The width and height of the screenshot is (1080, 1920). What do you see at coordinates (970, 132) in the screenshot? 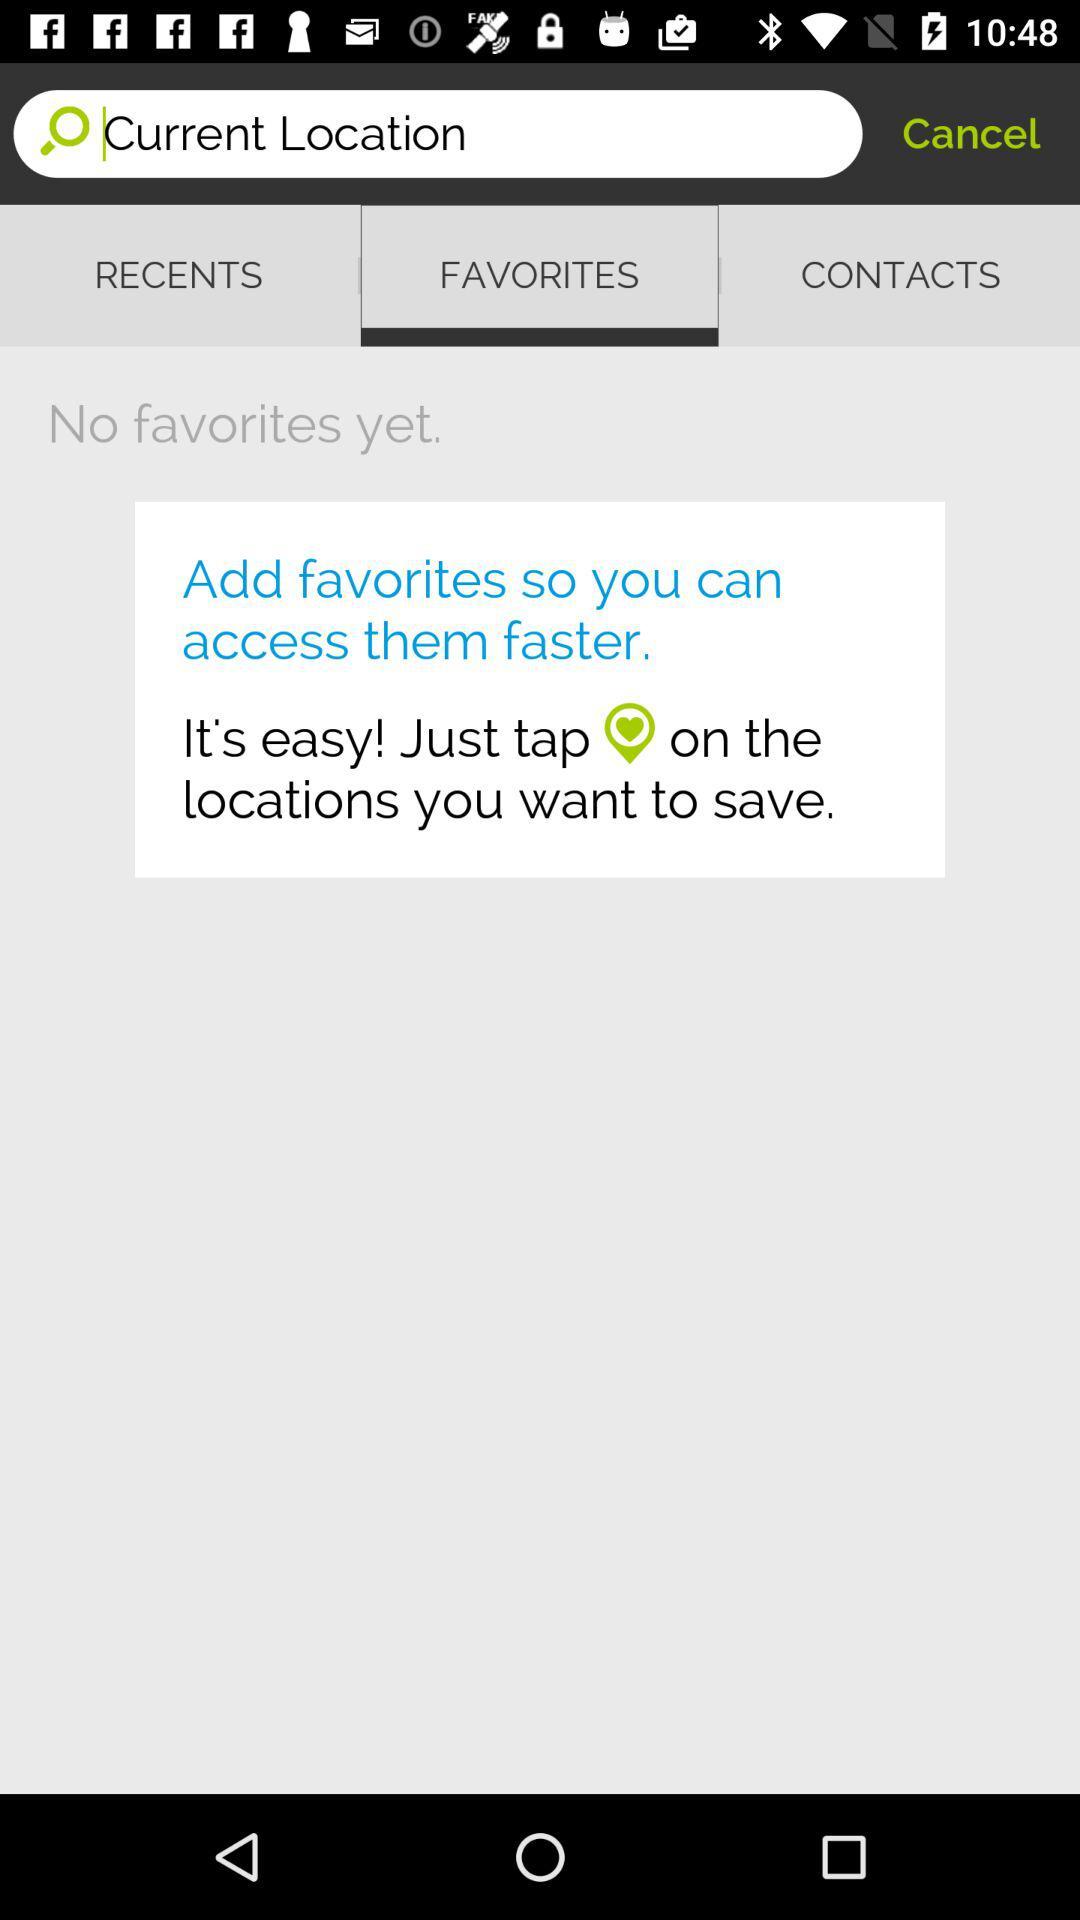
I see `cancel icon` at bounding box center [970, 132].